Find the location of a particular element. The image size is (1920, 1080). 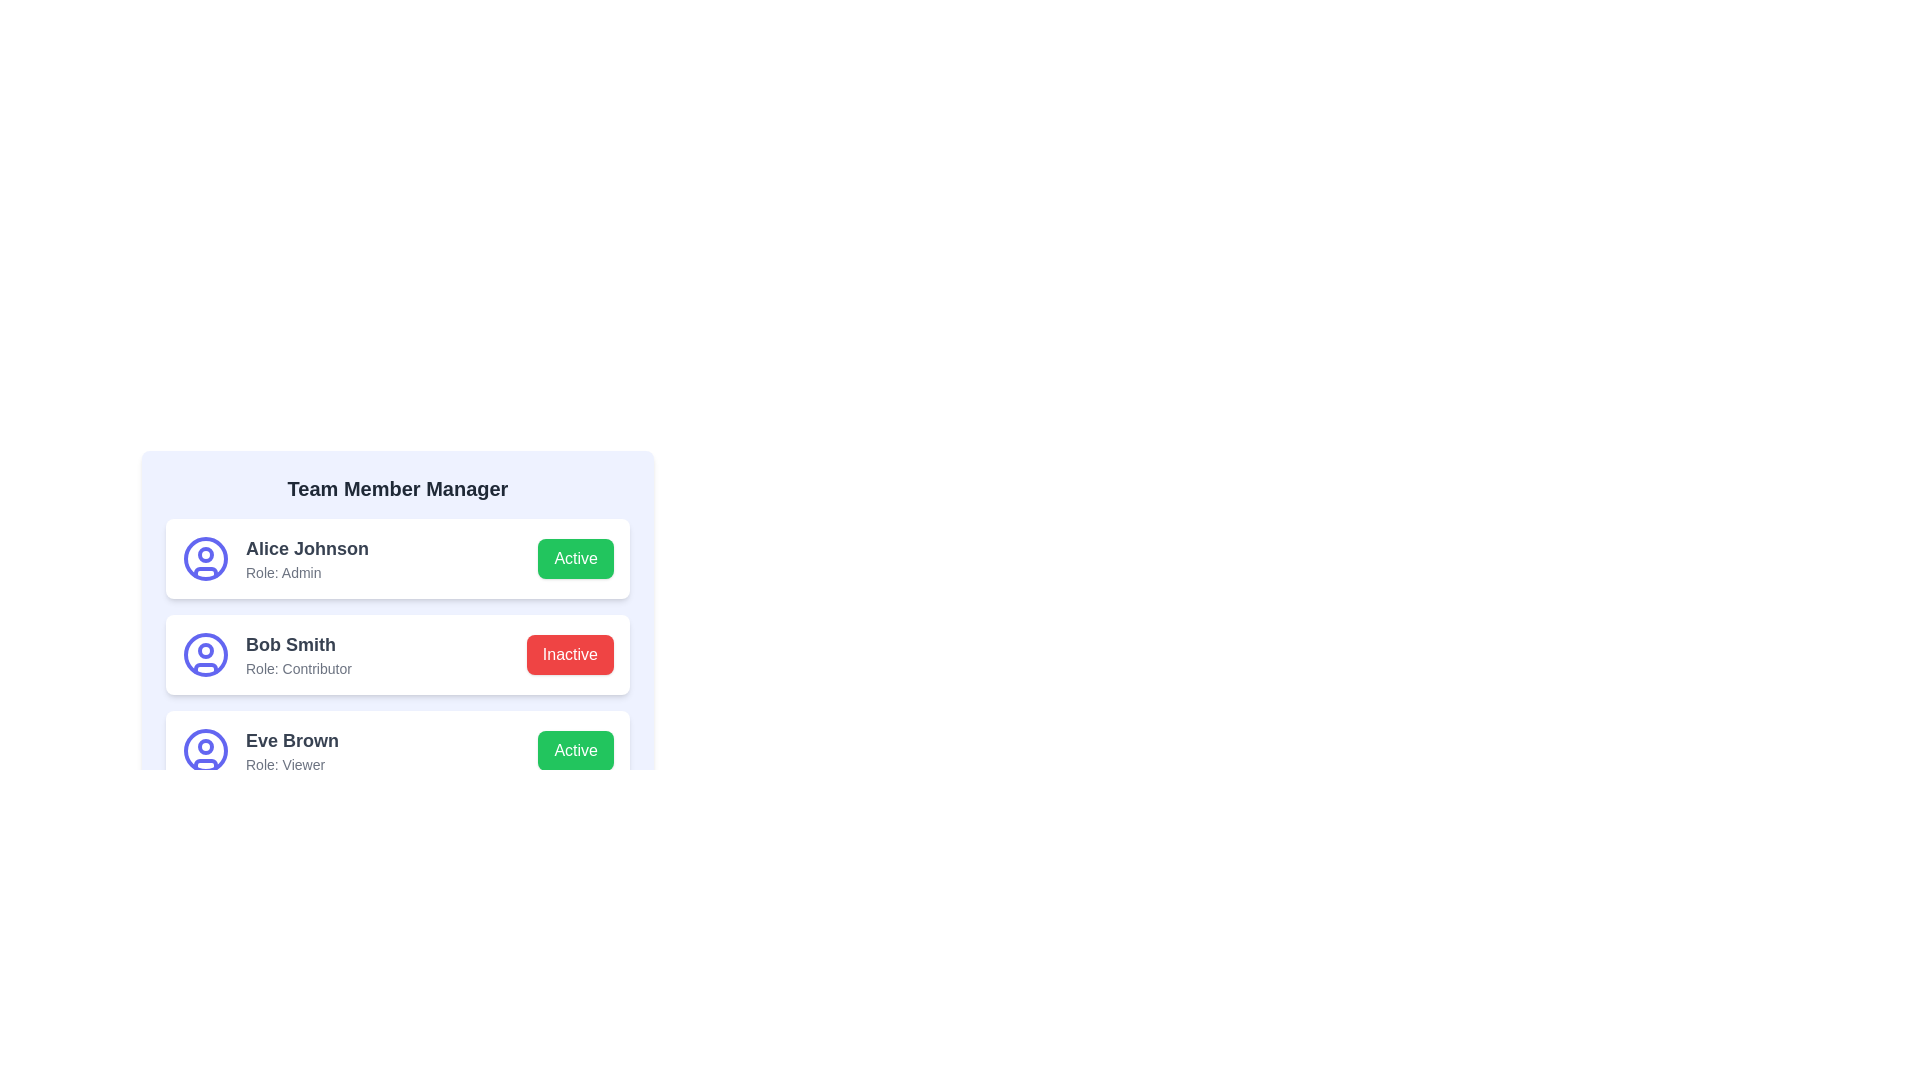

the small circular graphical shape with a purple outline that is part of the icon next to 'Alice Johnson' in the 'Team Member Manager' interface is located at coordinates (206, 555).